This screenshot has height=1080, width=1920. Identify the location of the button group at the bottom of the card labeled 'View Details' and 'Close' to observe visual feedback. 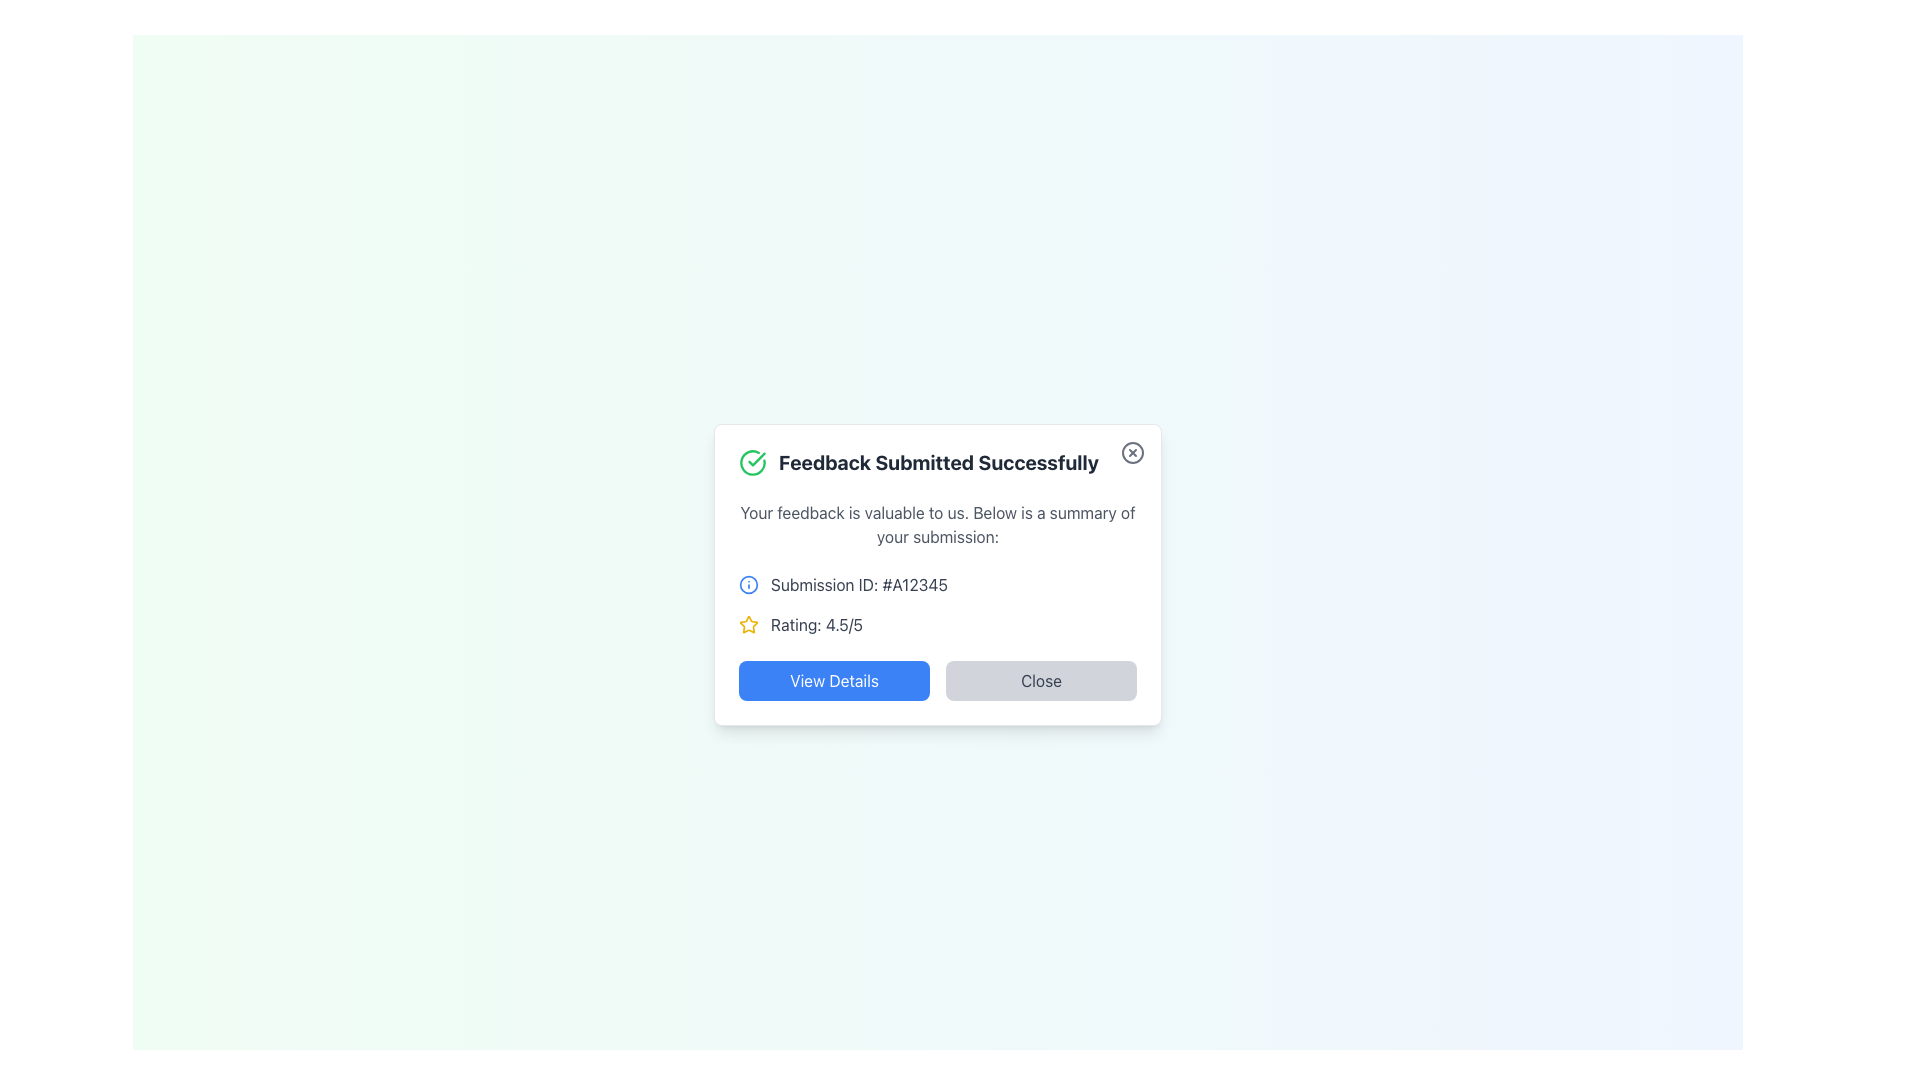
(936, 680).